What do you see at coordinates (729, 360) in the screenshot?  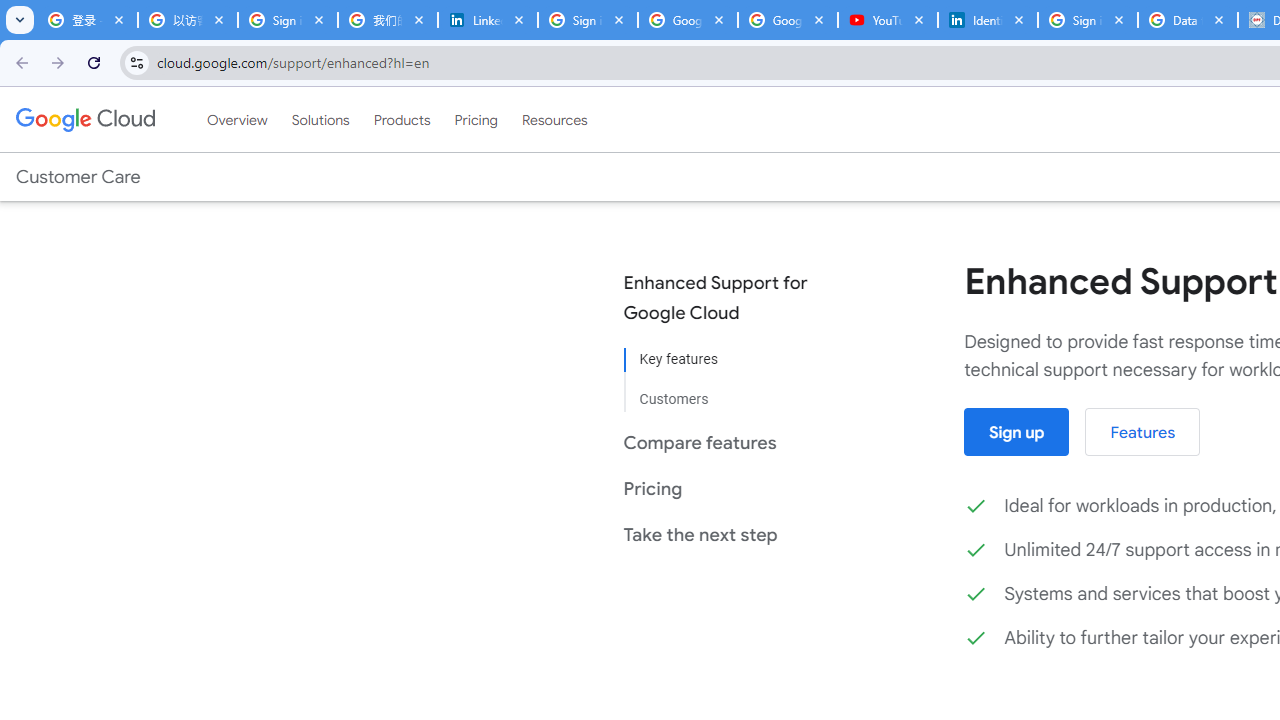 I see `'Key features'` at bounding box center [729, 360].